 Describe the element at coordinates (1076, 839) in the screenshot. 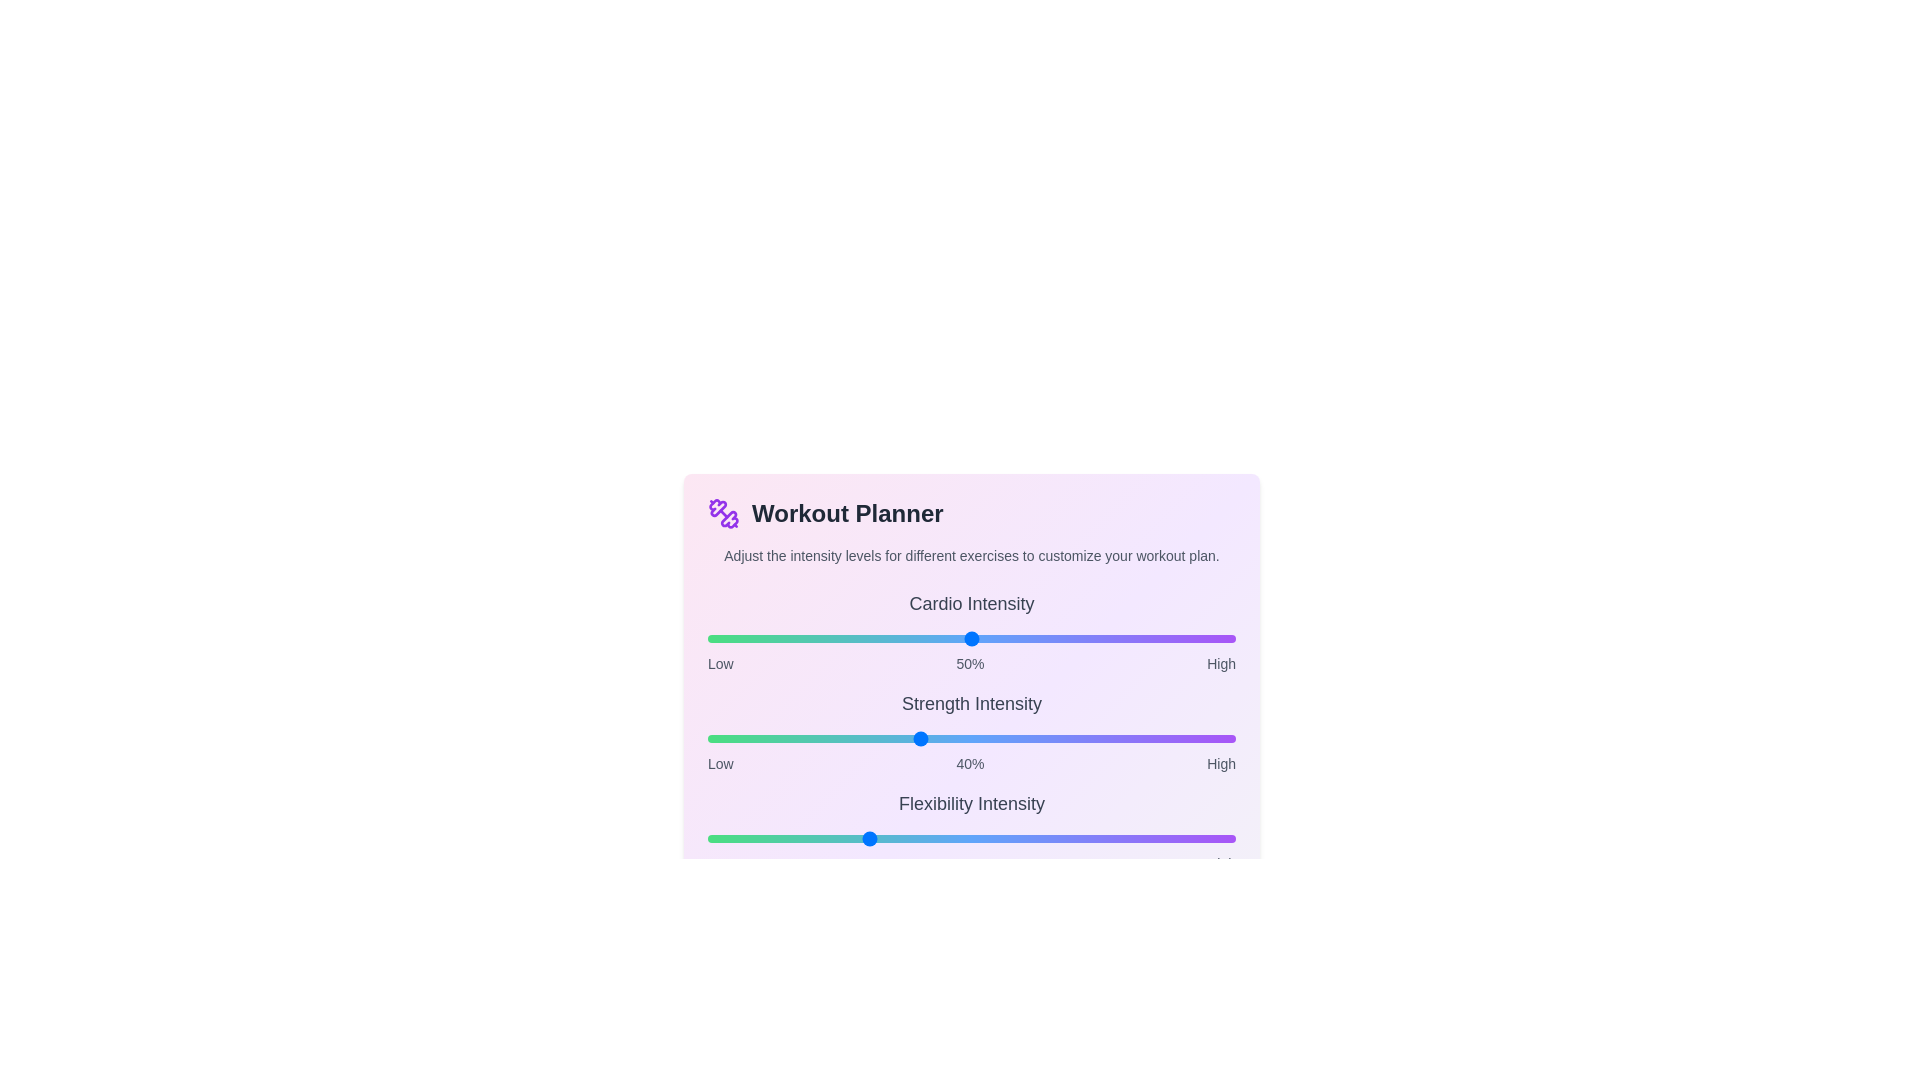

I see `the intensity of the 2 slider to 70%` at that location.